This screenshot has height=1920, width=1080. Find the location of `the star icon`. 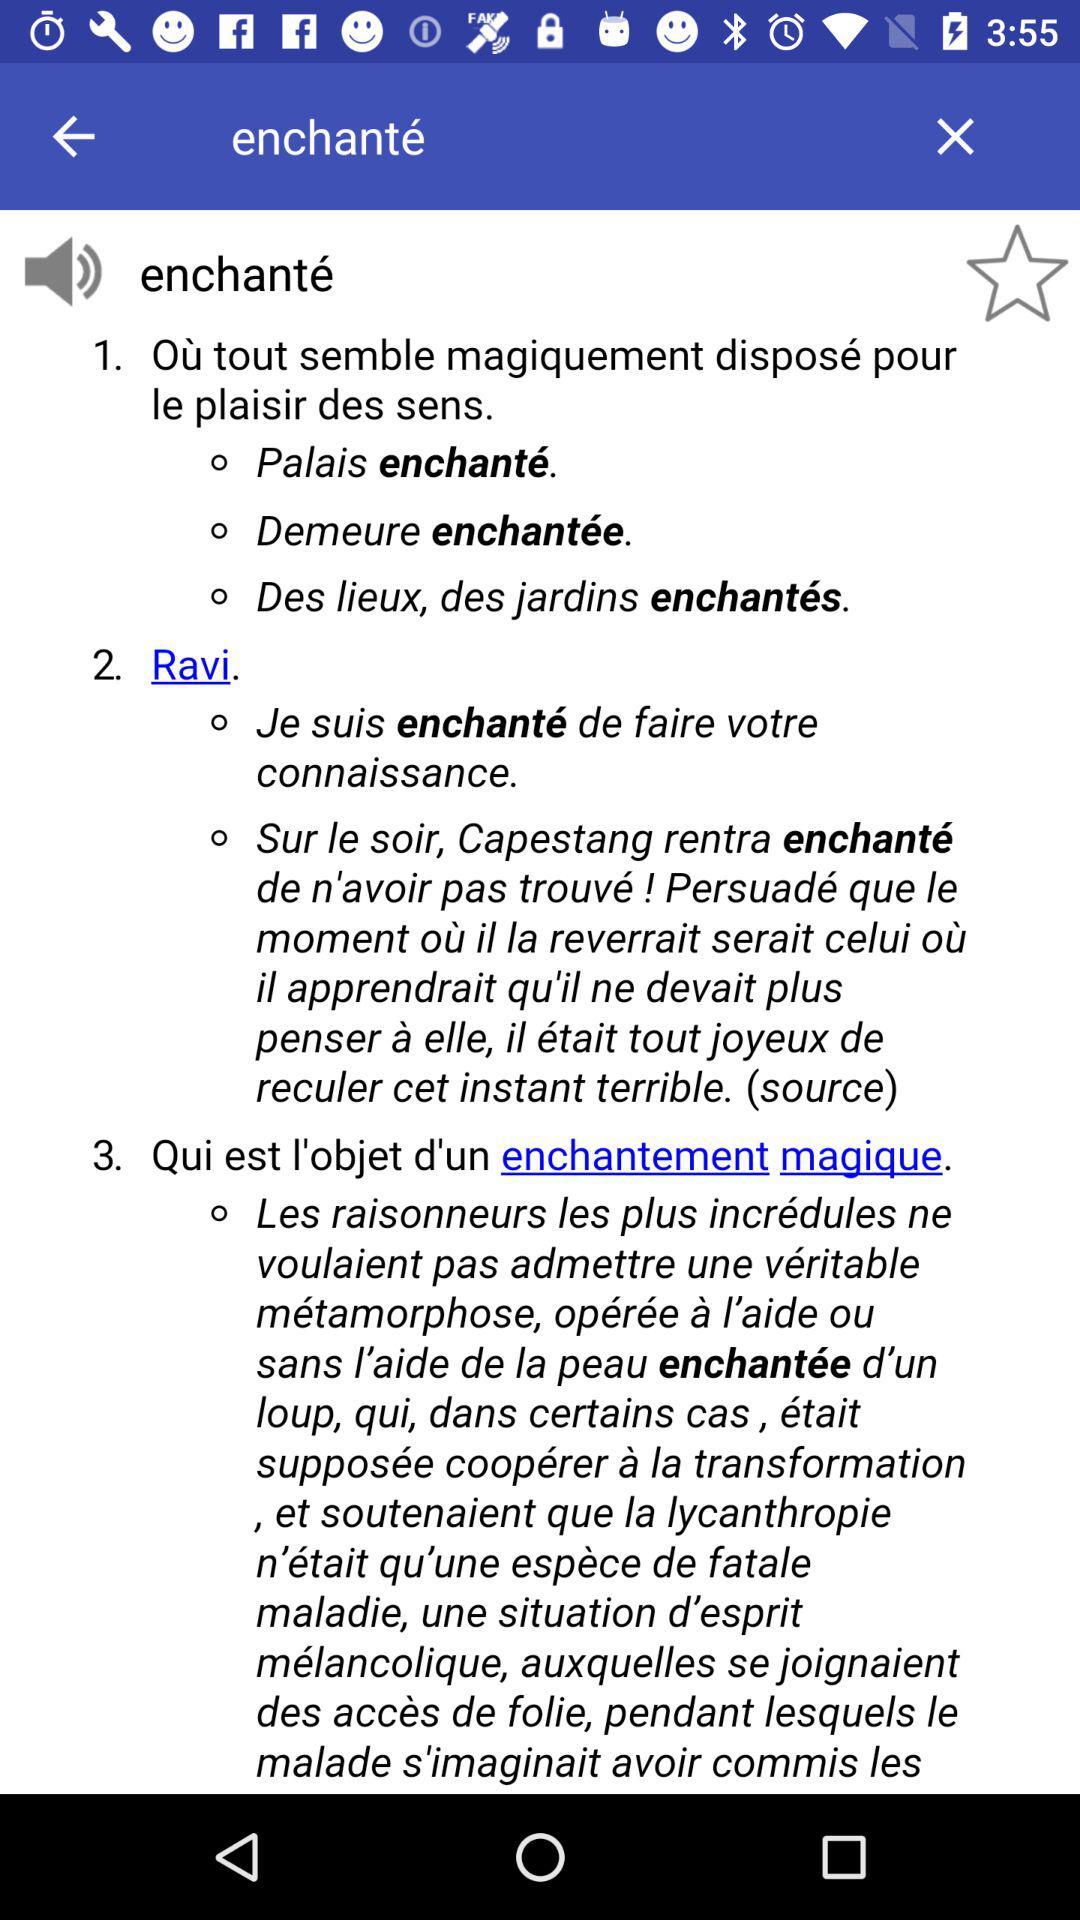

the star icon is located at coordinates (1017, 272).